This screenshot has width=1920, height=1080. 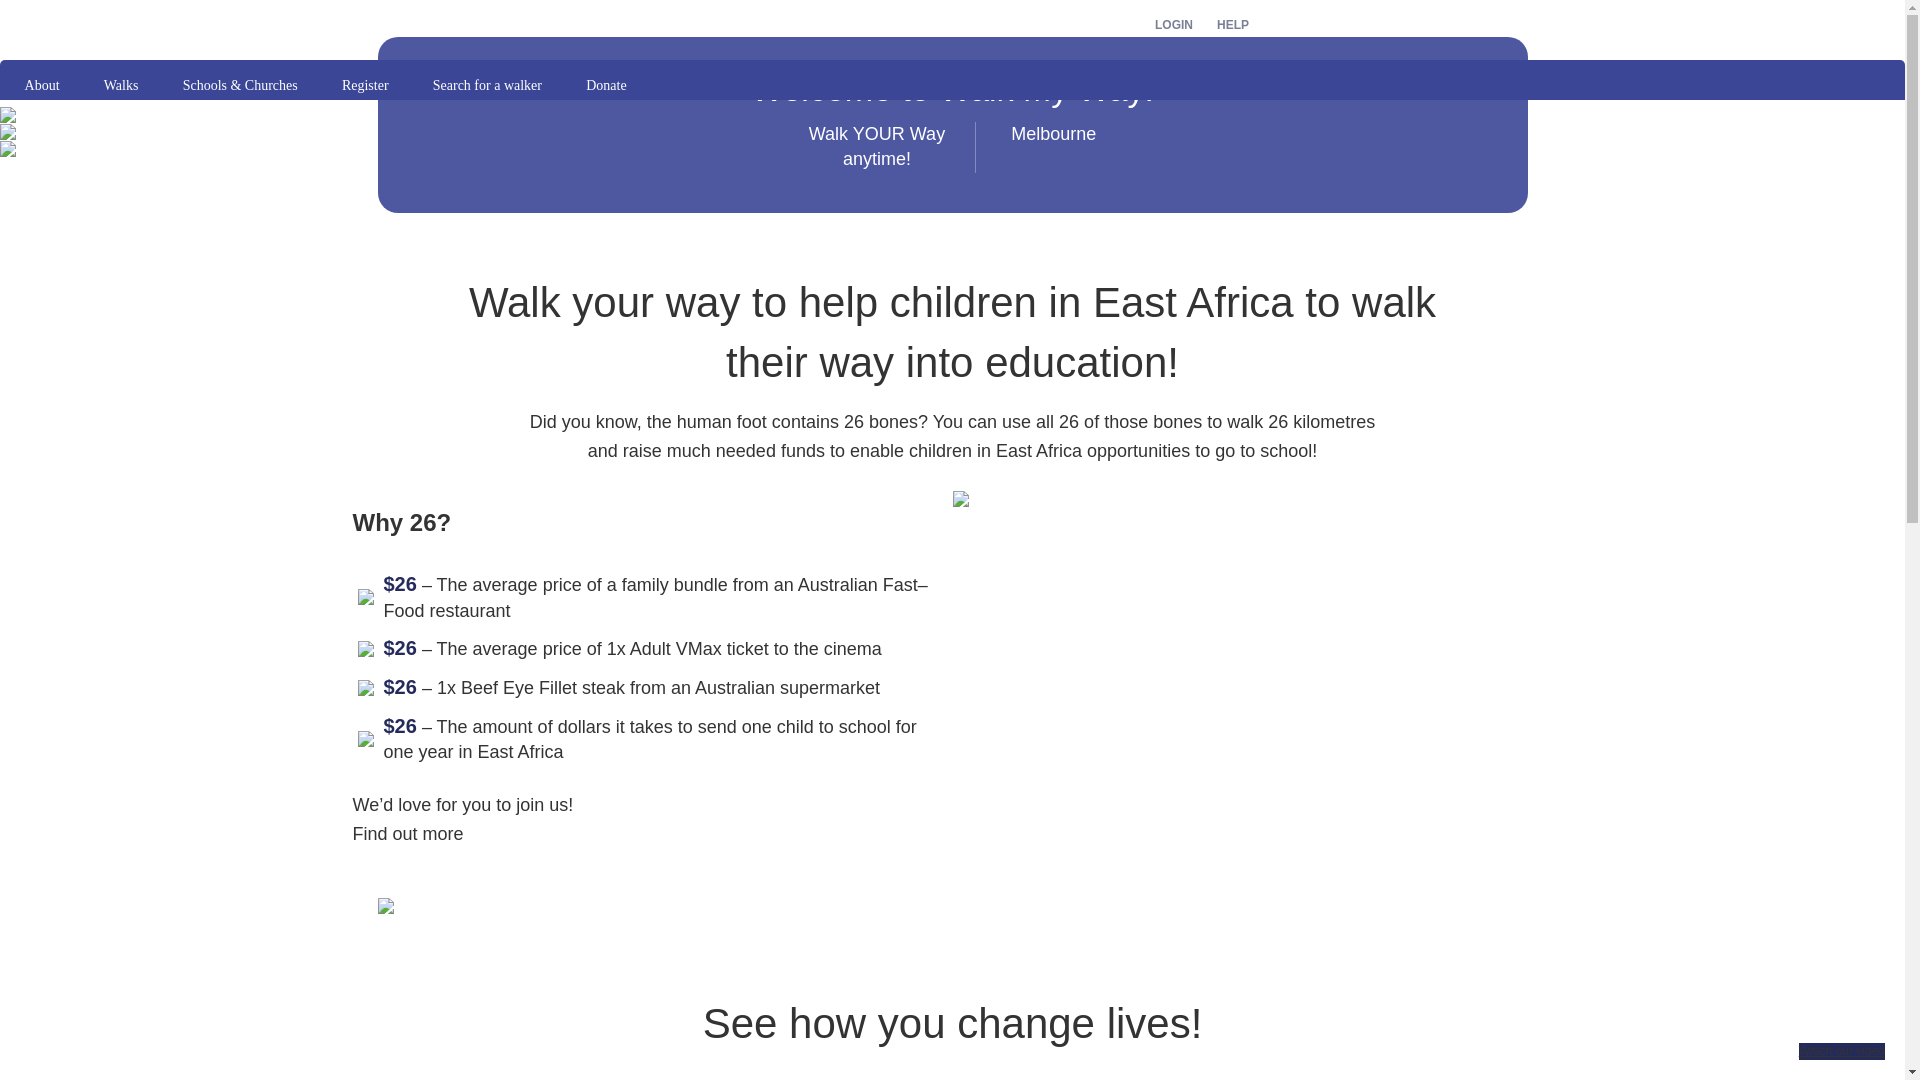 What do you see at coordinates (605, 84) in the screenshot?
I see `'Donate'` at bounding box center [605, 84].